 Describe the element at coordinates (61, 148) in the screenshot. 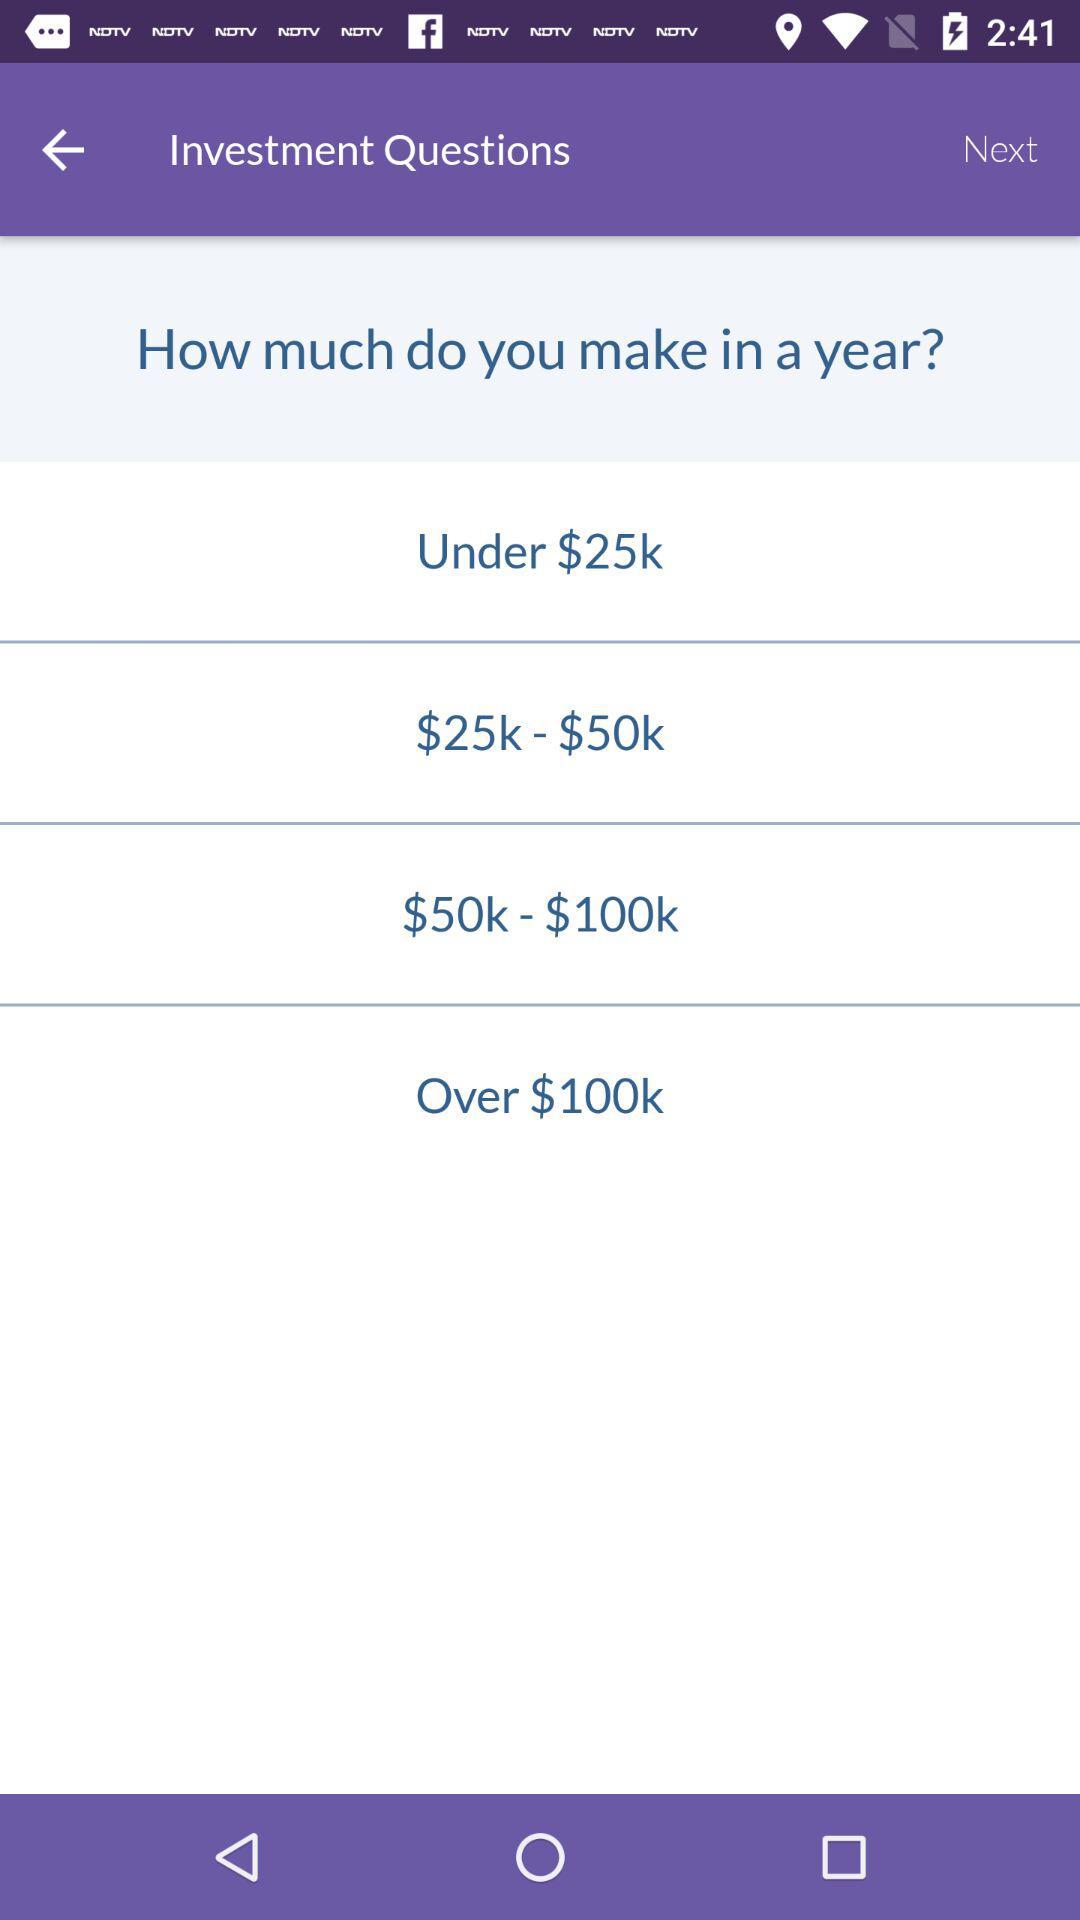

I see `item next to the investment questions` at that location.